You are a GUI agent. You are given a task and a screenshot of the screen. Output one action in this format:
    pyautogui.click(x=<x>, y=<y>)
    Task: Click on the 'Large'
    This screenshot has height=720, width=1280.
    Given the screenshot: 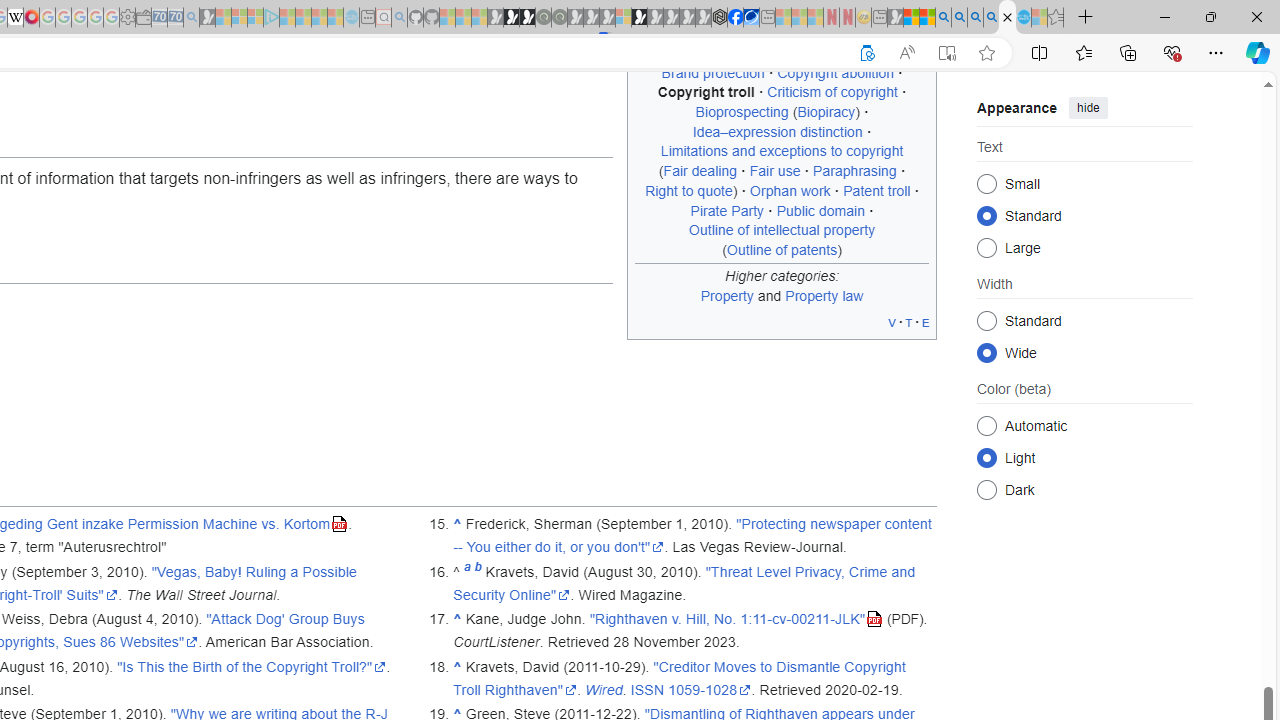 What is the action you would take?
    pyautogui.click(x=986, y=246)
    